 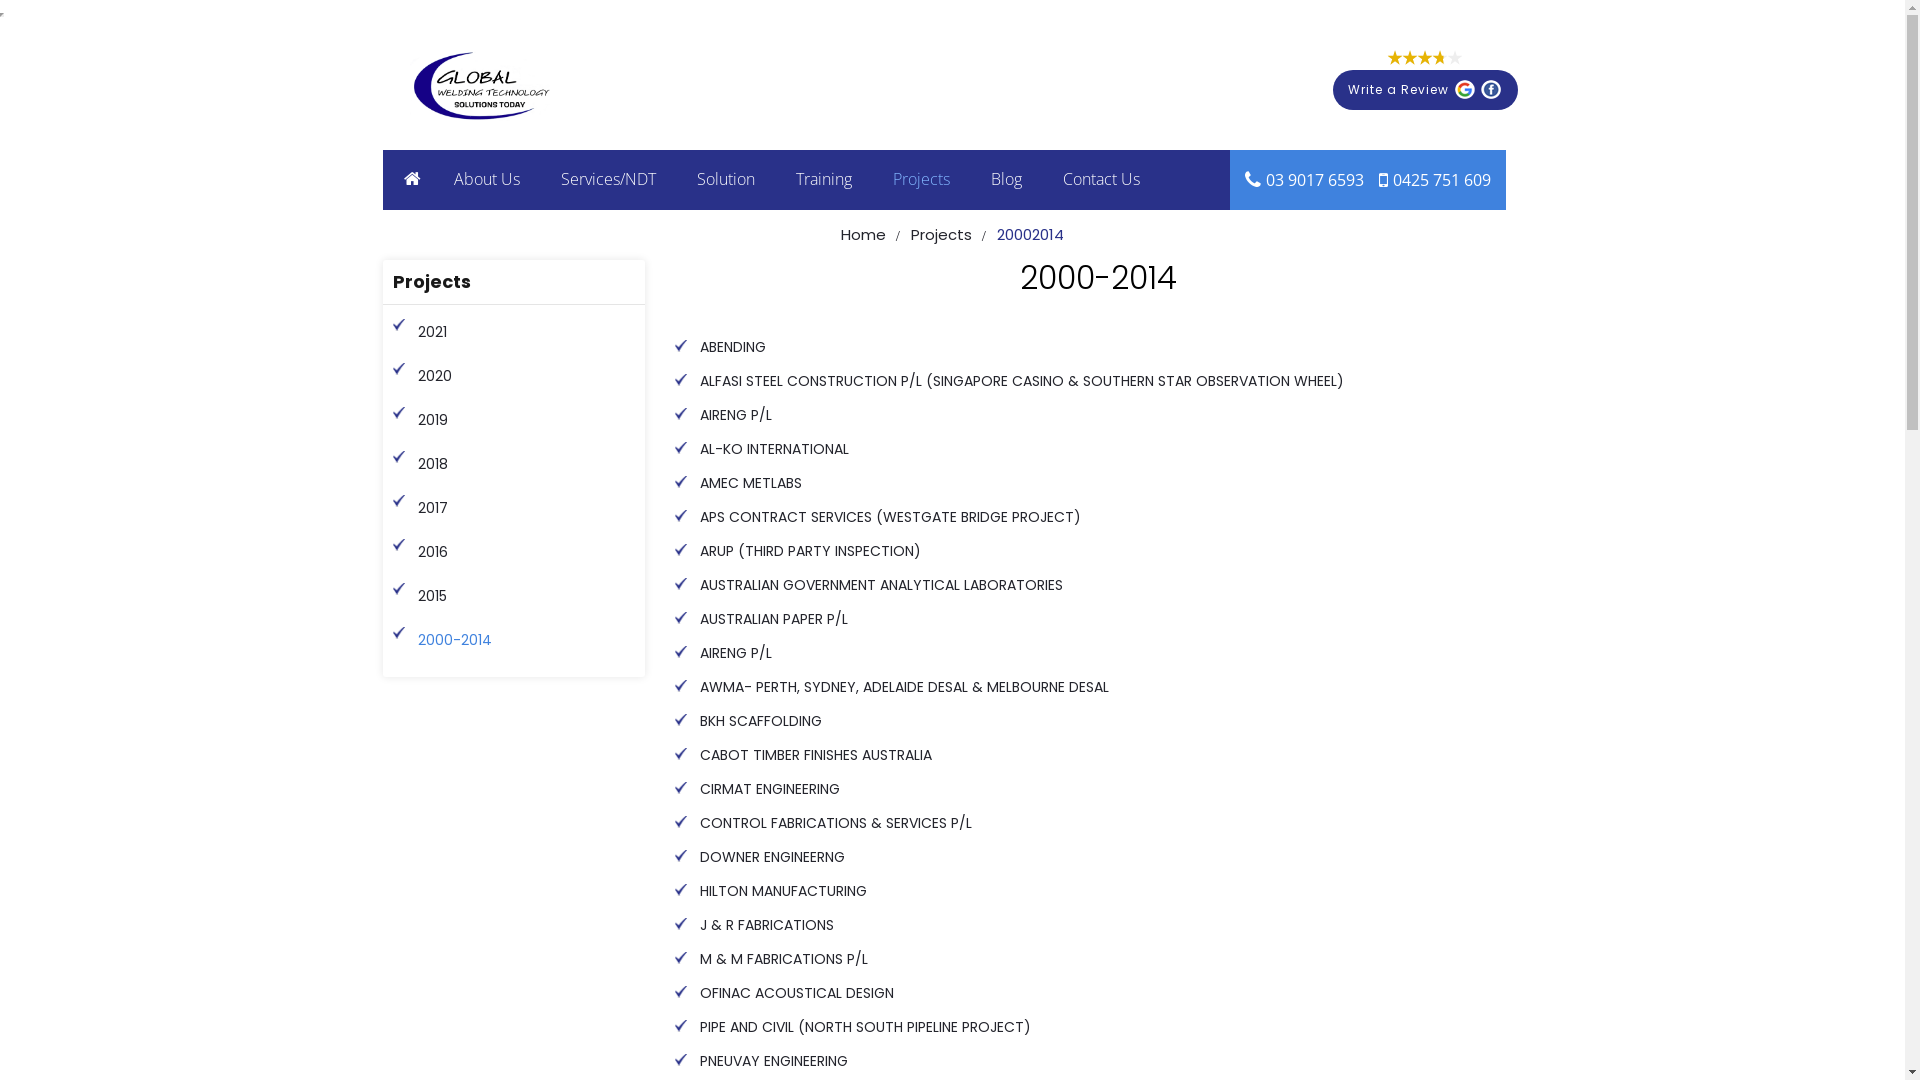 What do you see at coordinates (1440, 180) in the screenshot?
I see `'0425 751 609'` at bounding box center [1440, 180].